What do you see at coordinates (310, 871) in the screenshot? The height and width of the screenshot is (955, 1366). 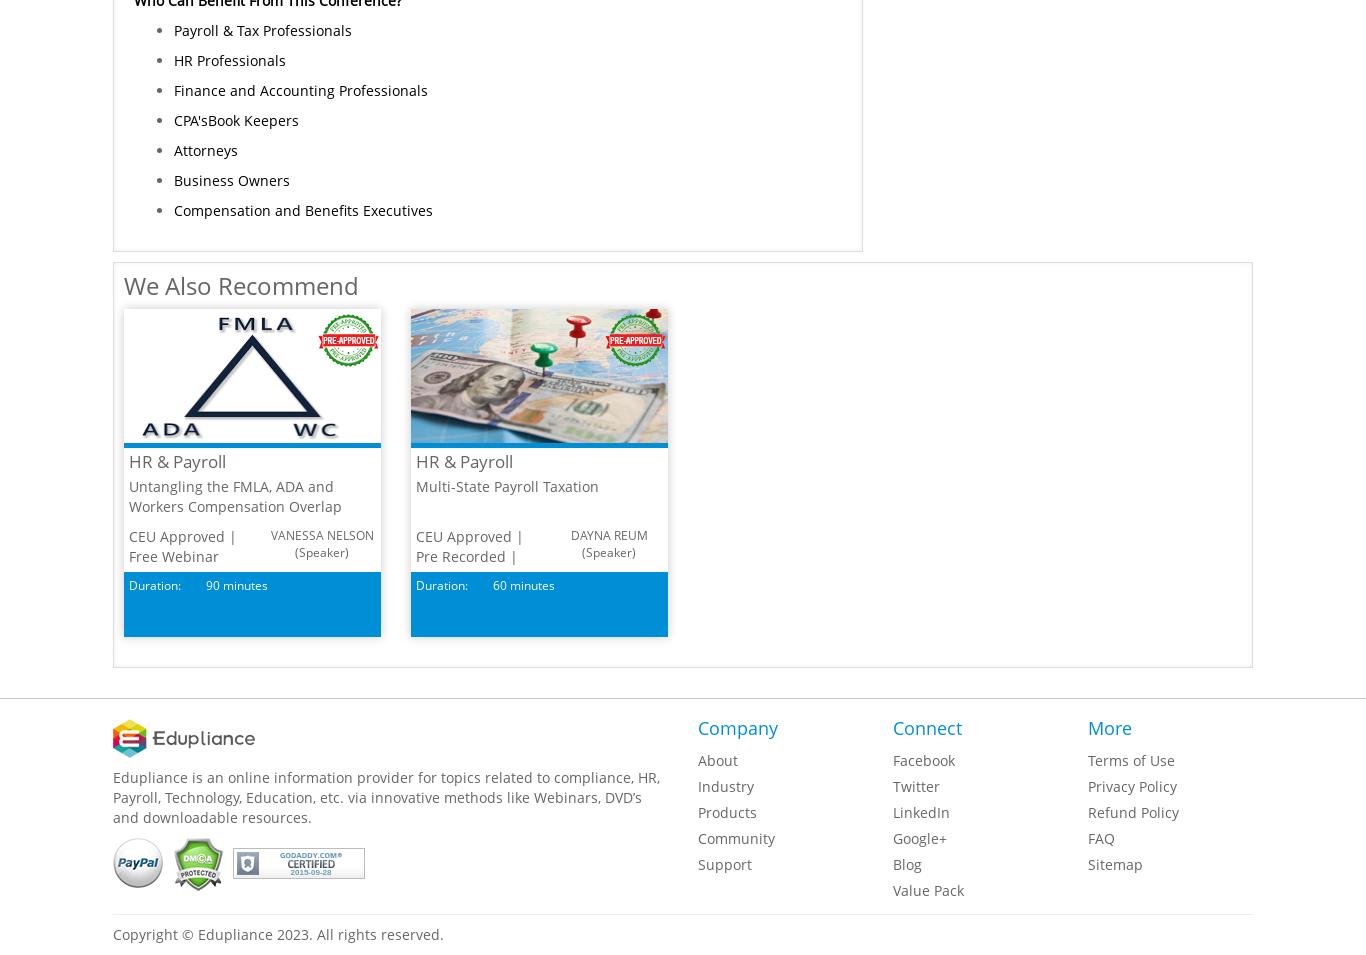 I see `'2015-09-28'` at bounding box center [310, 871].